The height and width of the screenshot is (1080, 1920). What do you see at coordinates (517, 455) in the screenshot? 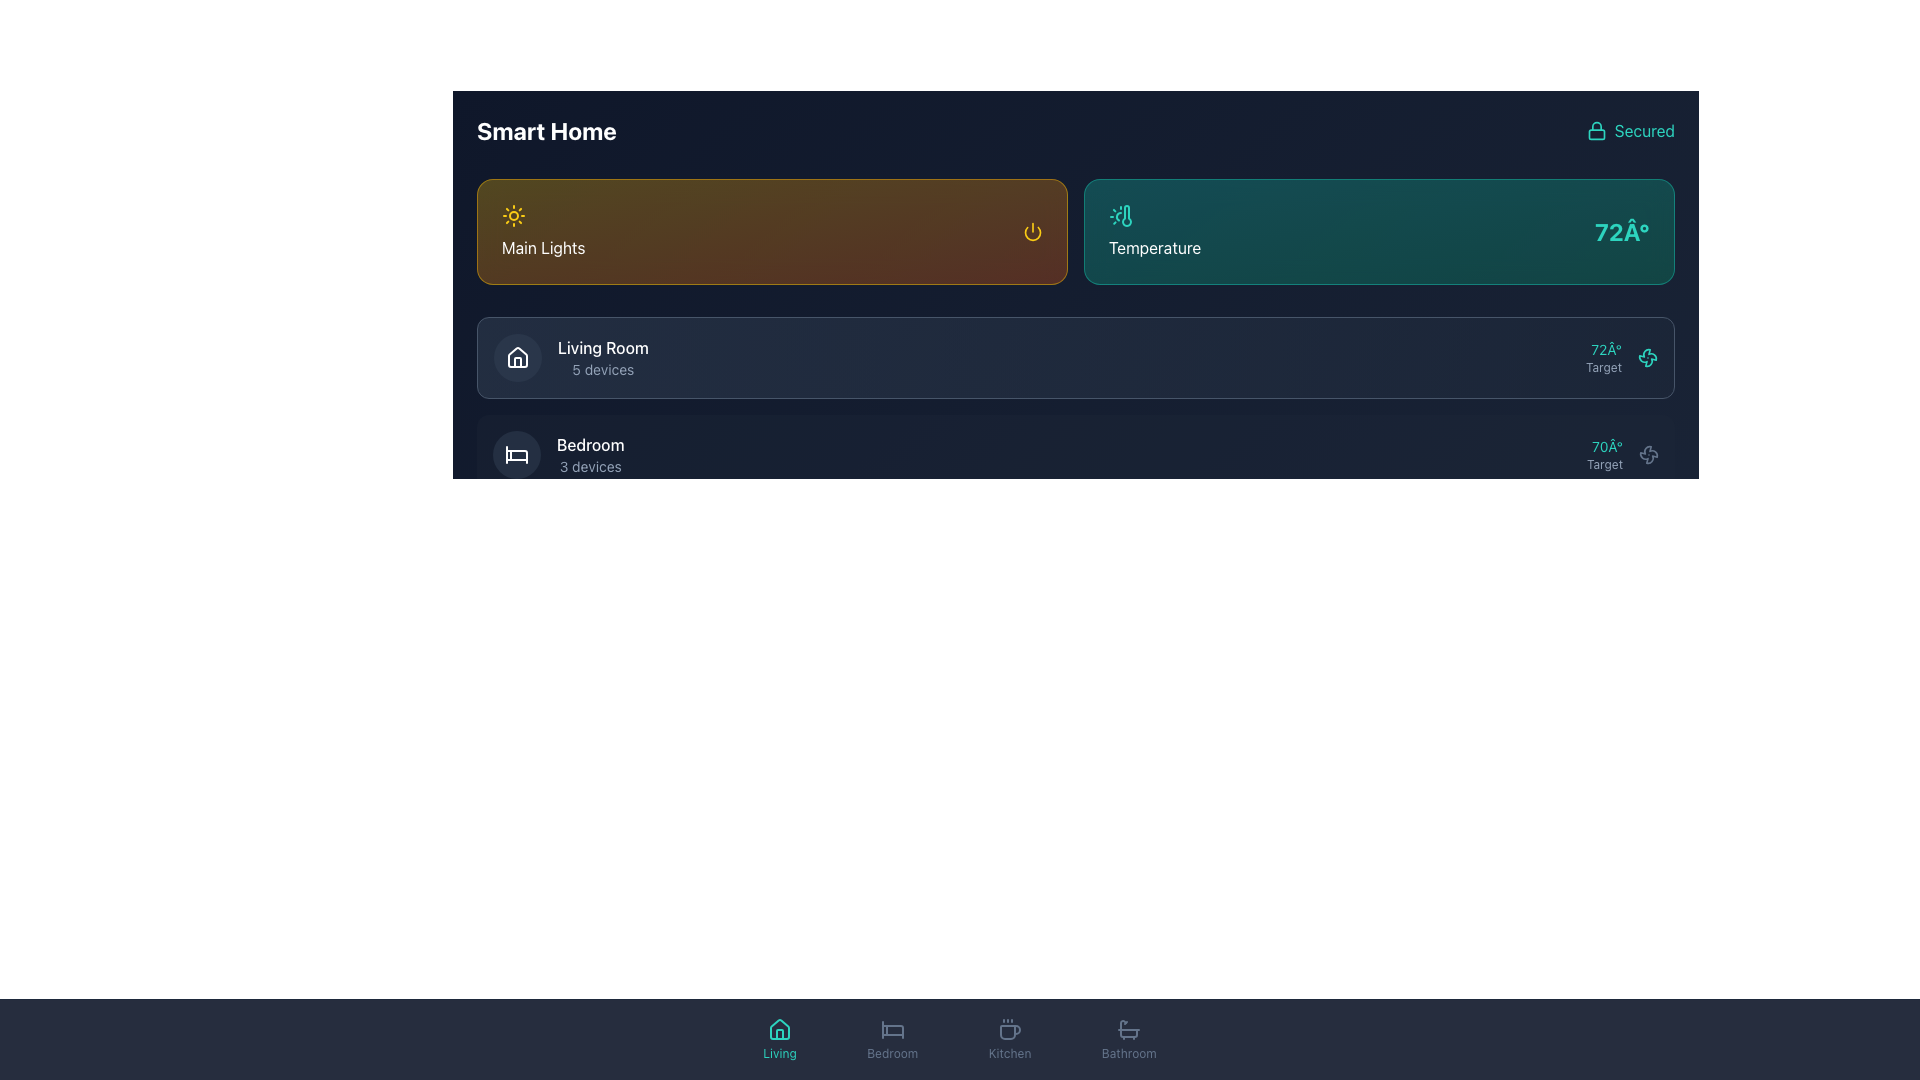
I see `the bed icon, which is a monochrome line-based SVG graphic within a circular dark-gray background, located in the lower-left segment of the 'Bedroom' section card` at bounding box center [517, 455].